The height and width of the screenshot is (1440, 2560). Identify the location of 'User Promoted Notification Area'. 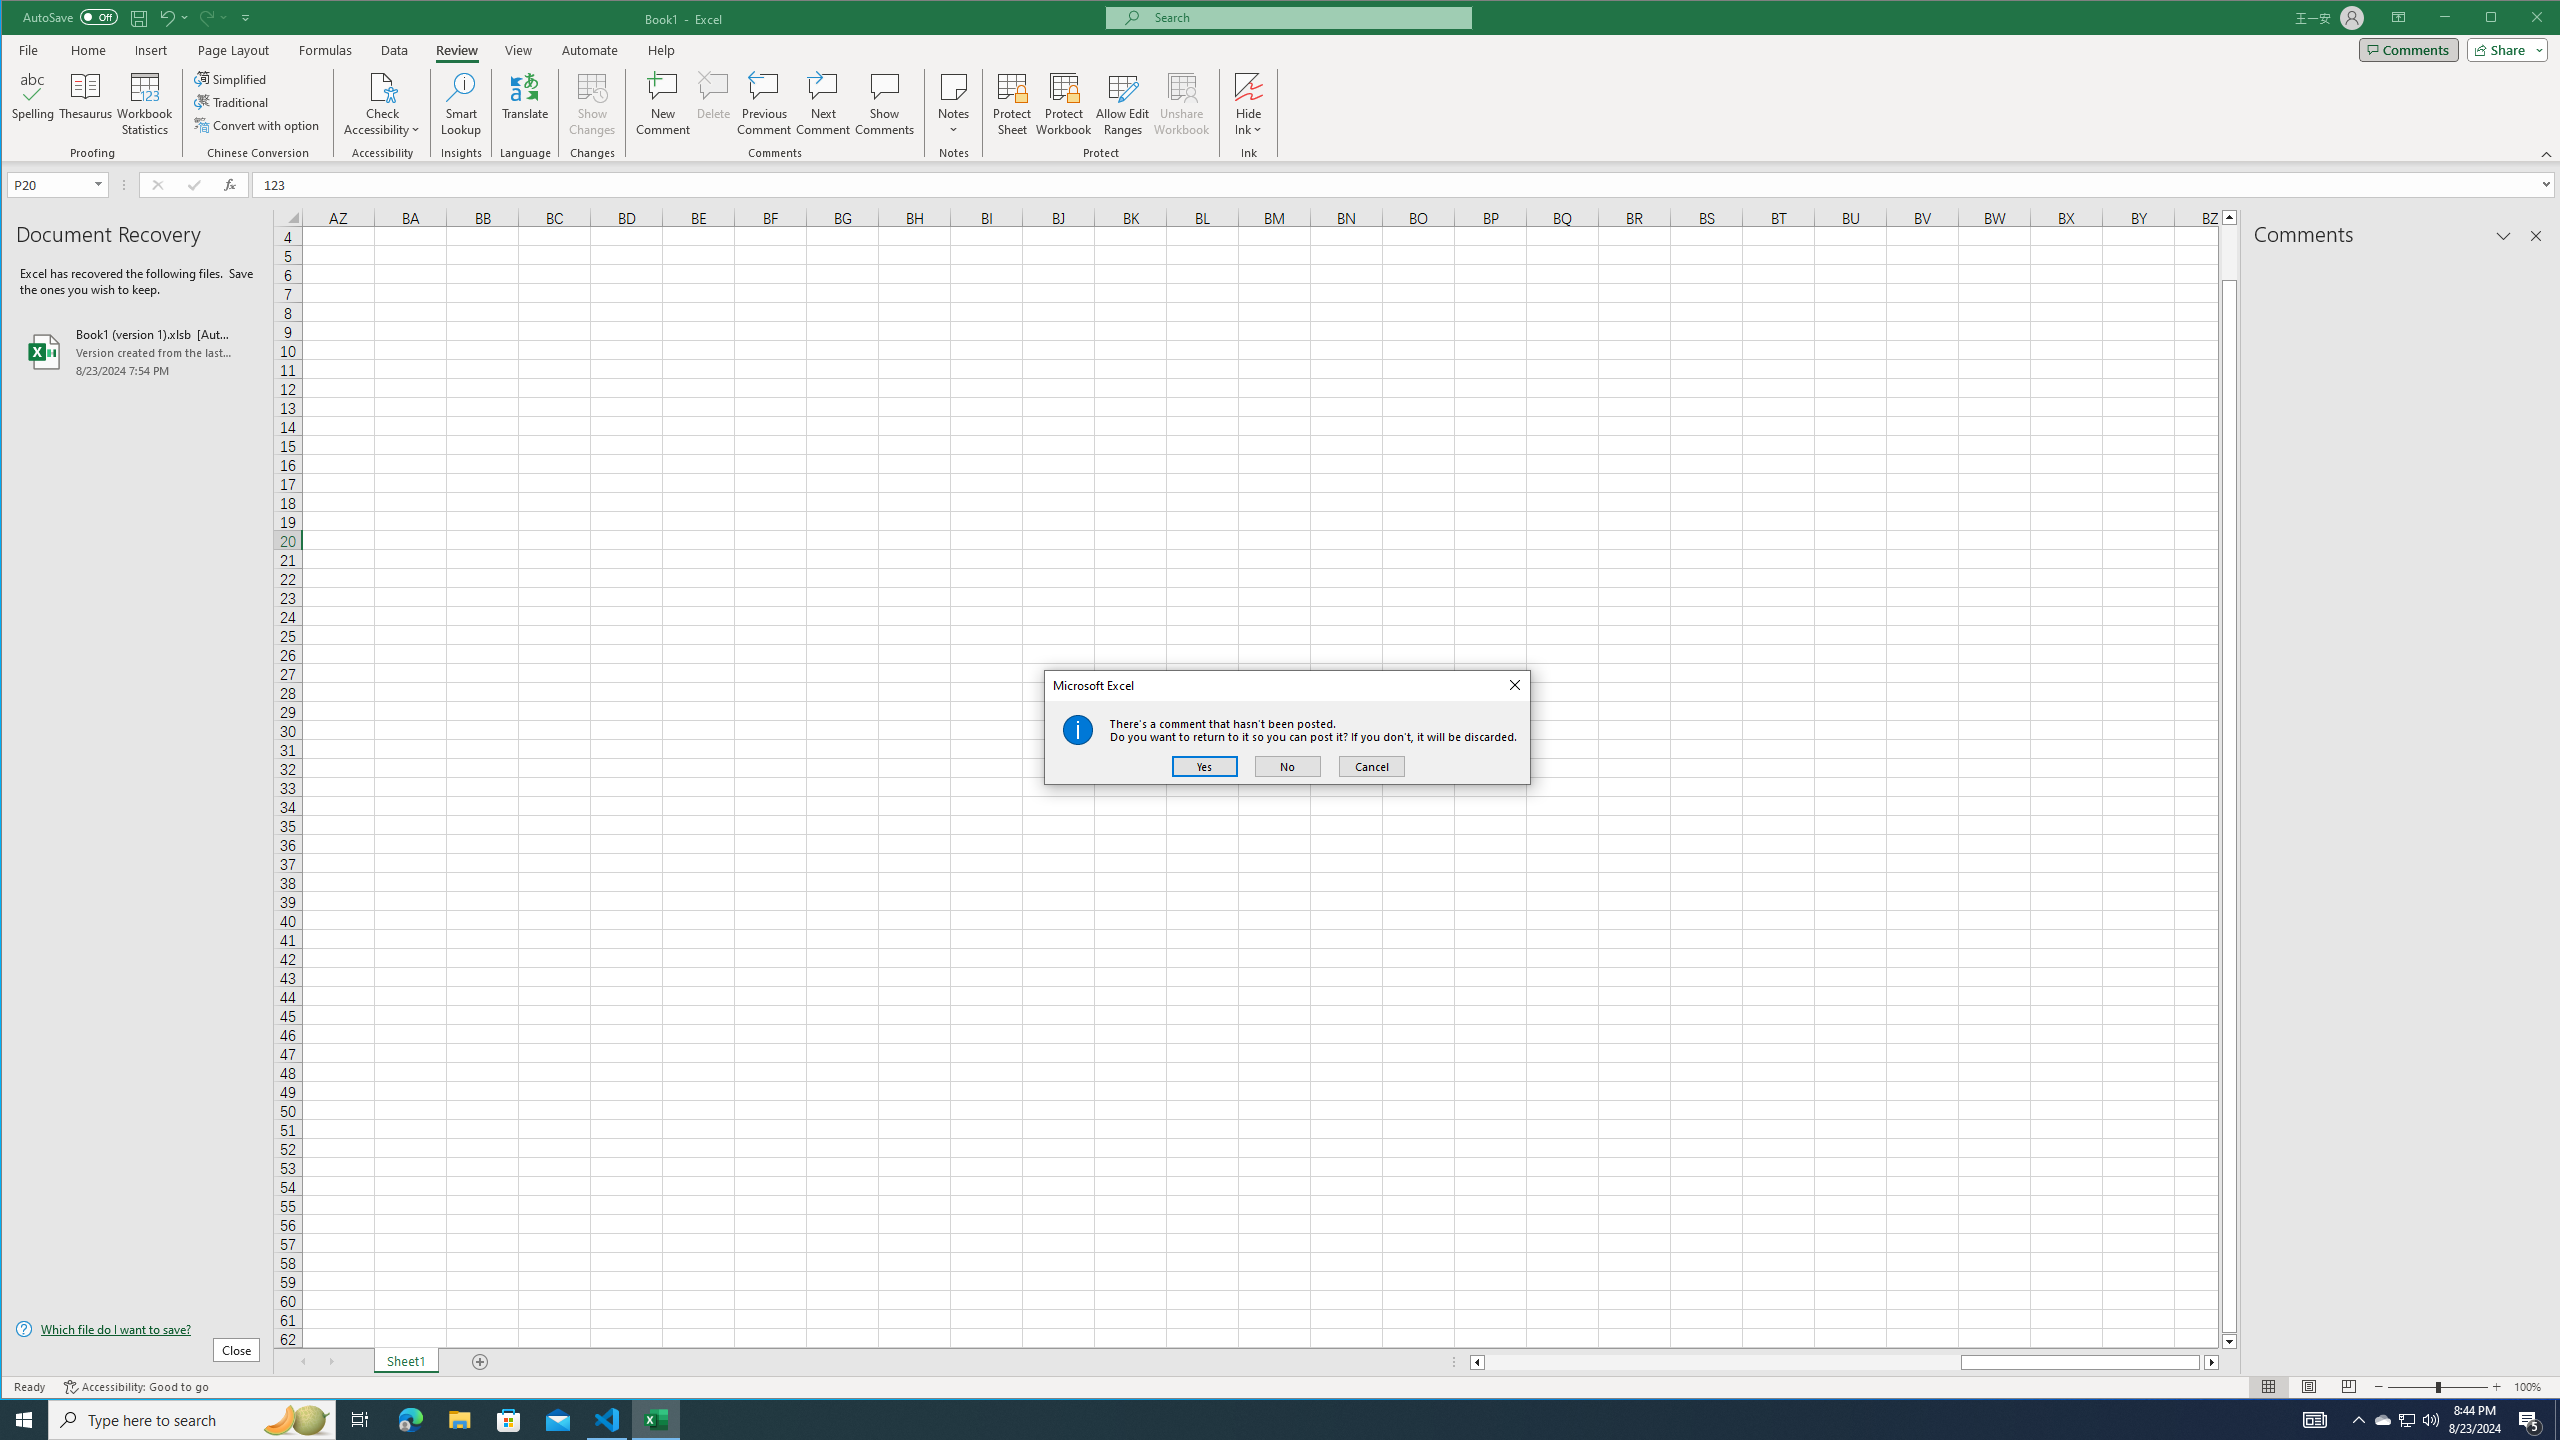
(2405, 1418).